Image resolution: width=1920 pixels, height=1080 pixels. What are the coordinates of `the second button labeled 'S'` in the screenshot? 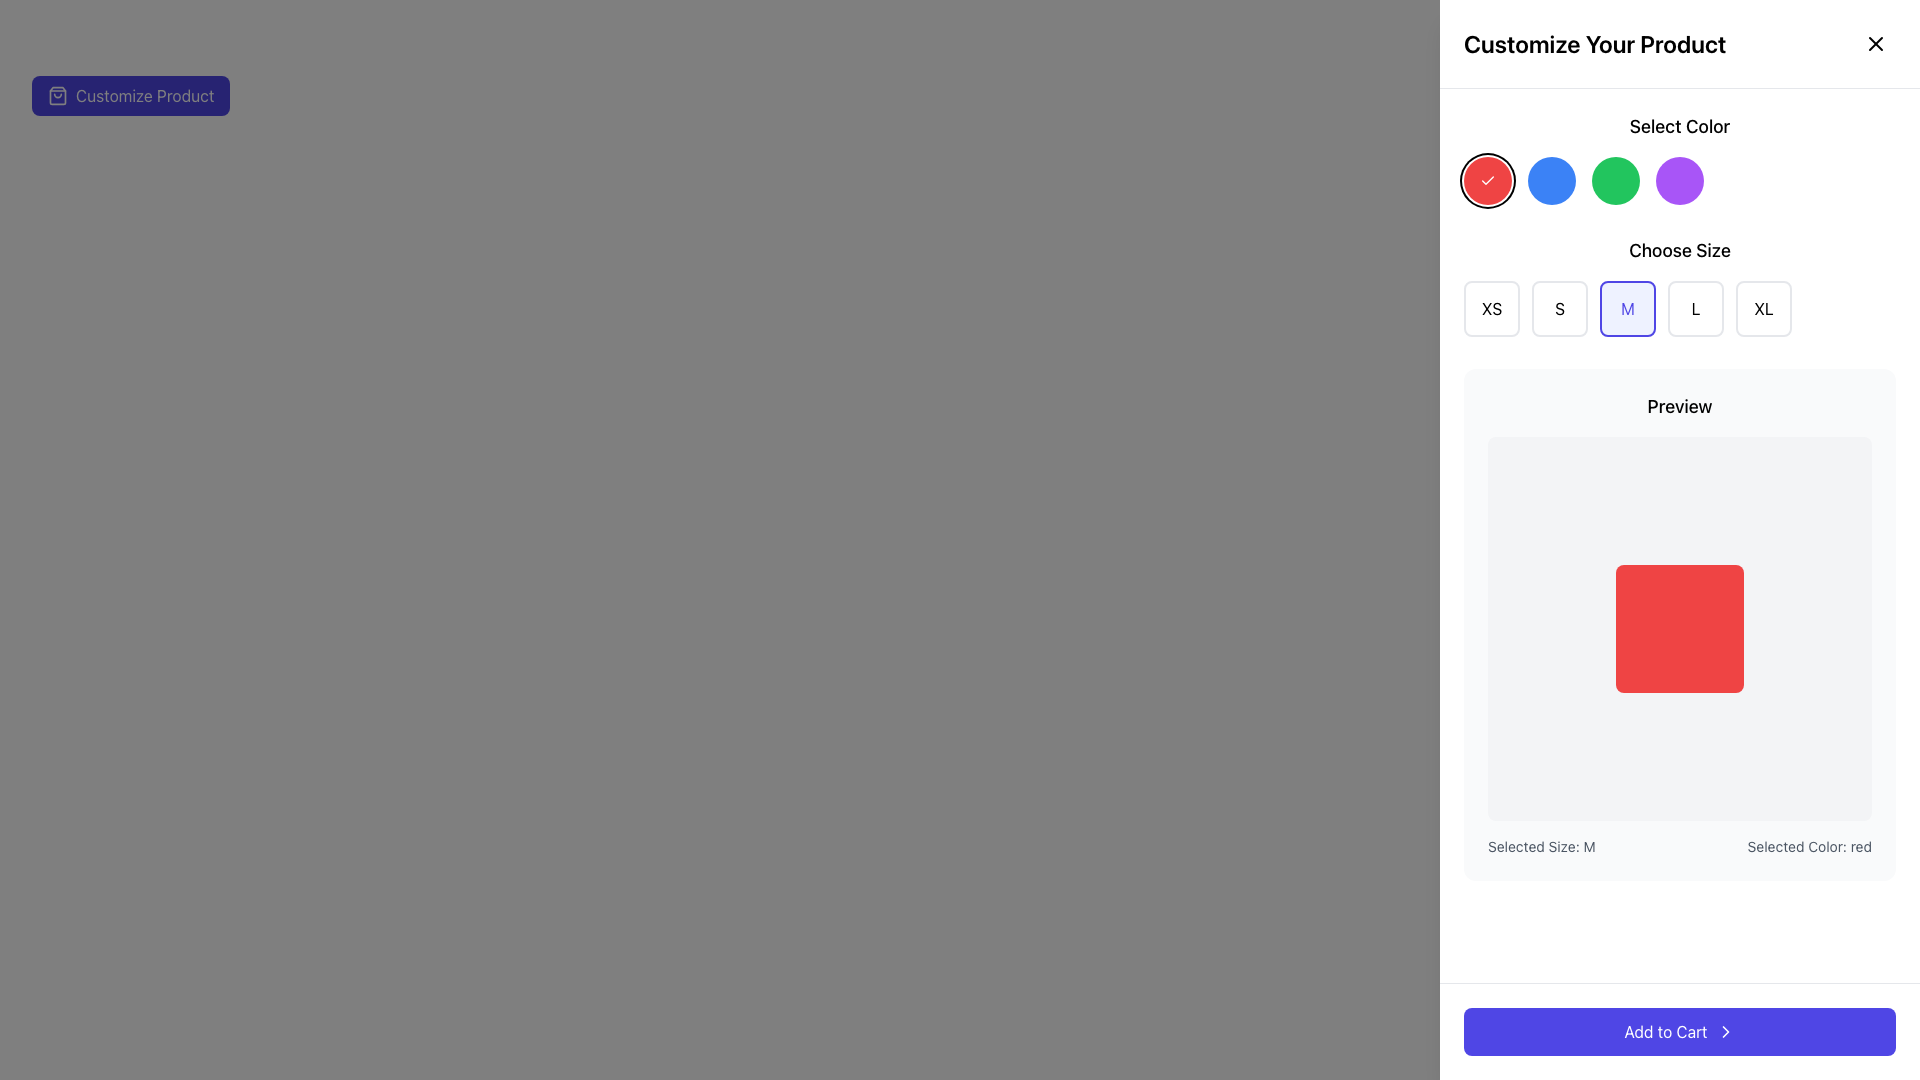 It's located at (1559, 308).